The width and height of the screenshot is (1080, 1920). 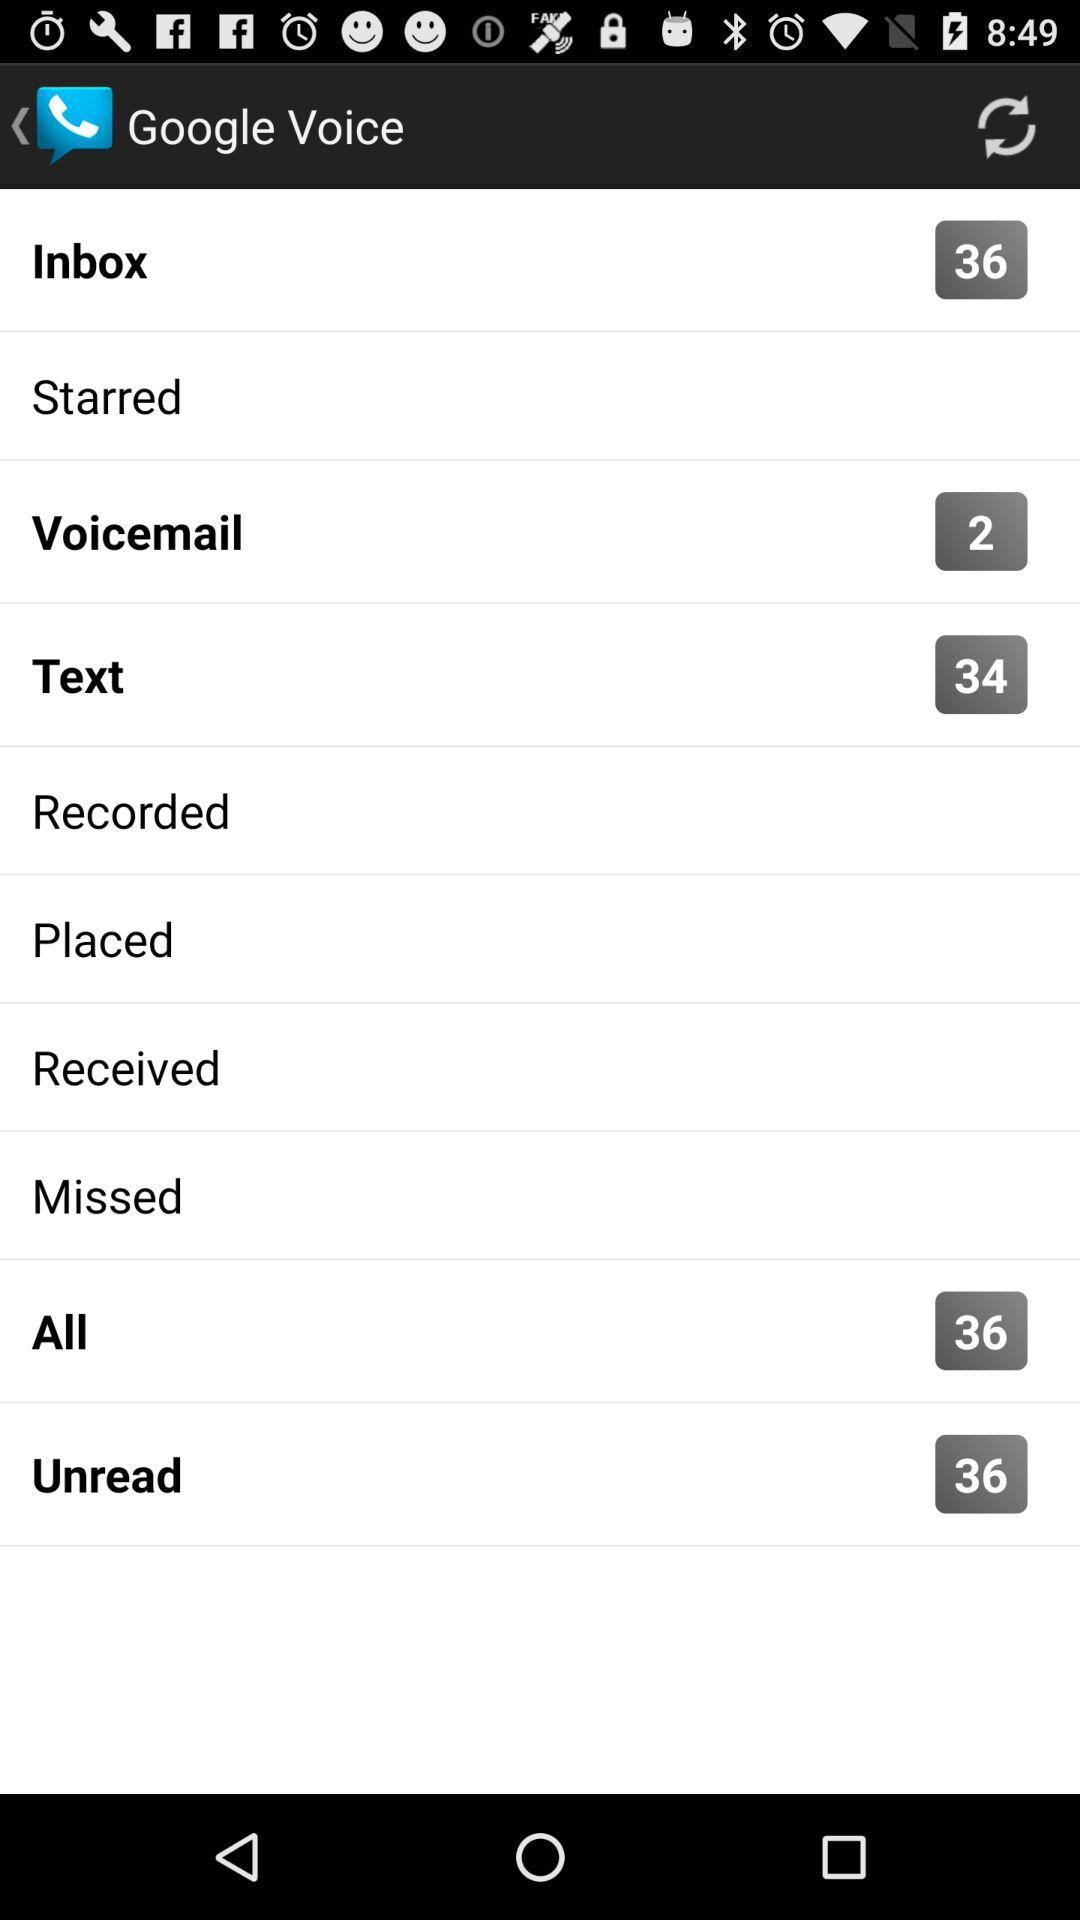 What do you see at coordinates (1006, 124) in the screenshot?
I see `item above the 36 item` at bounding box center [1006, 124].